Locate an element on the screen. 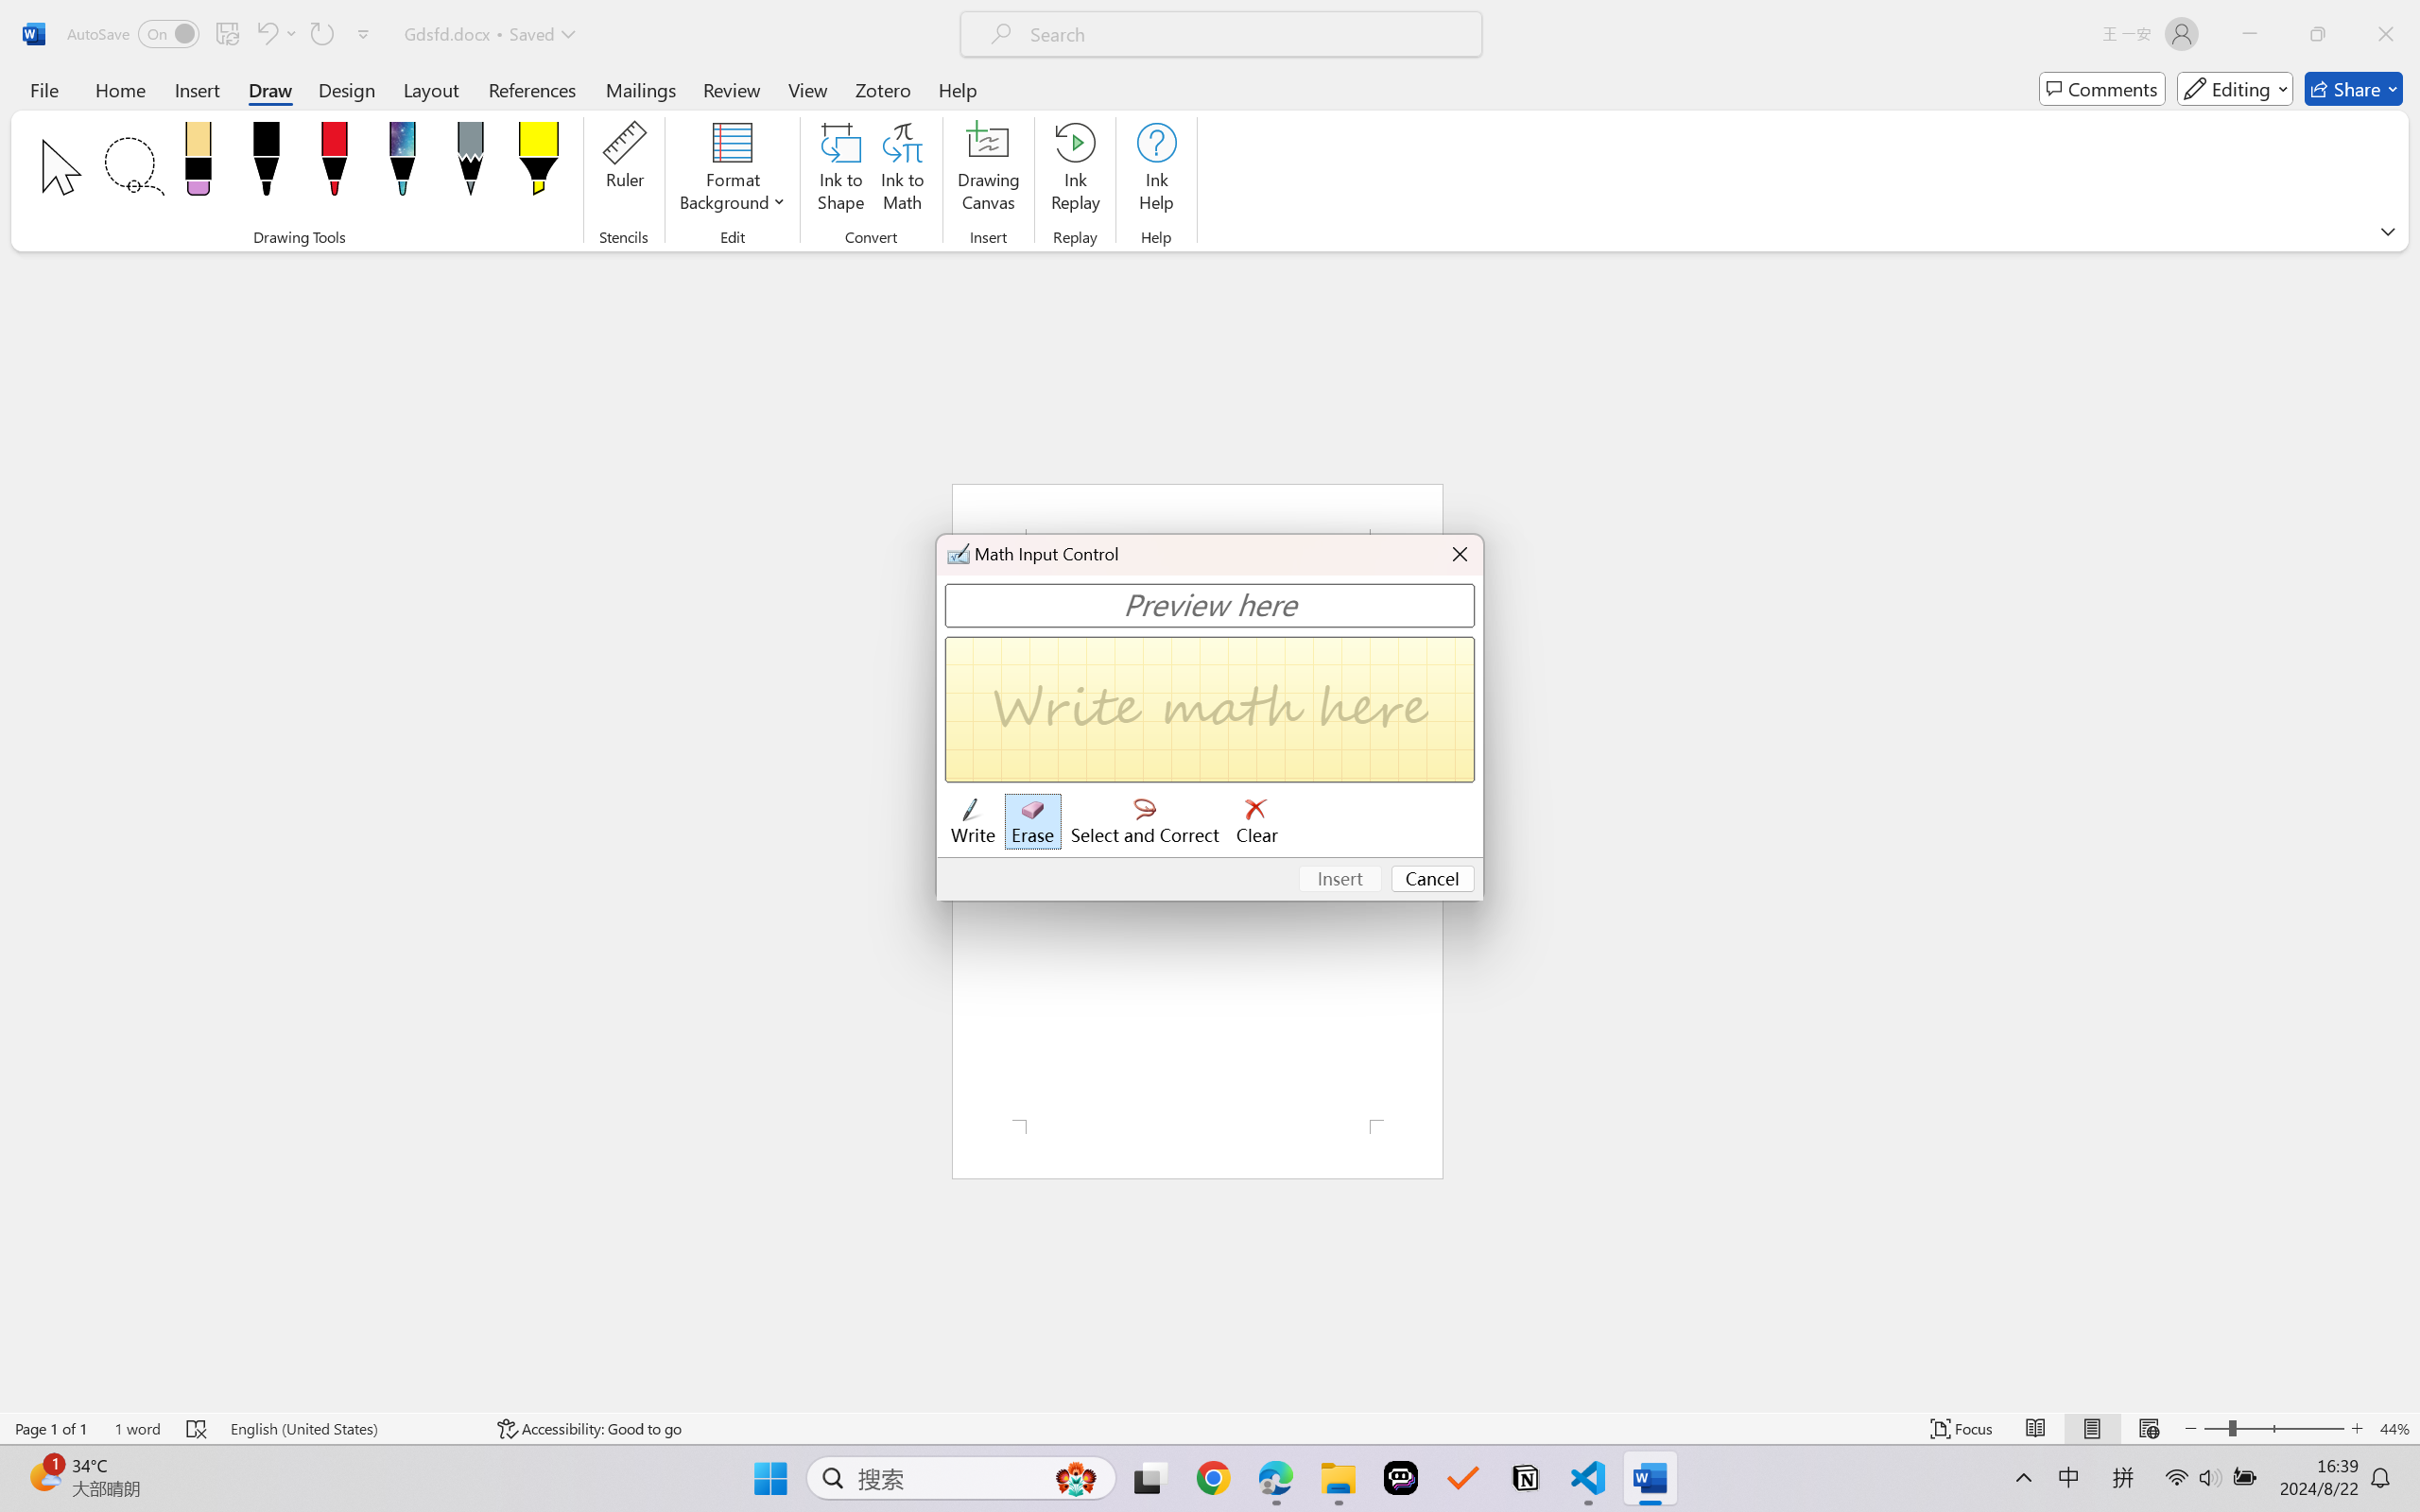 The image size is (2420, 1512). 'Erase' is located at coordinates (1033, 820).